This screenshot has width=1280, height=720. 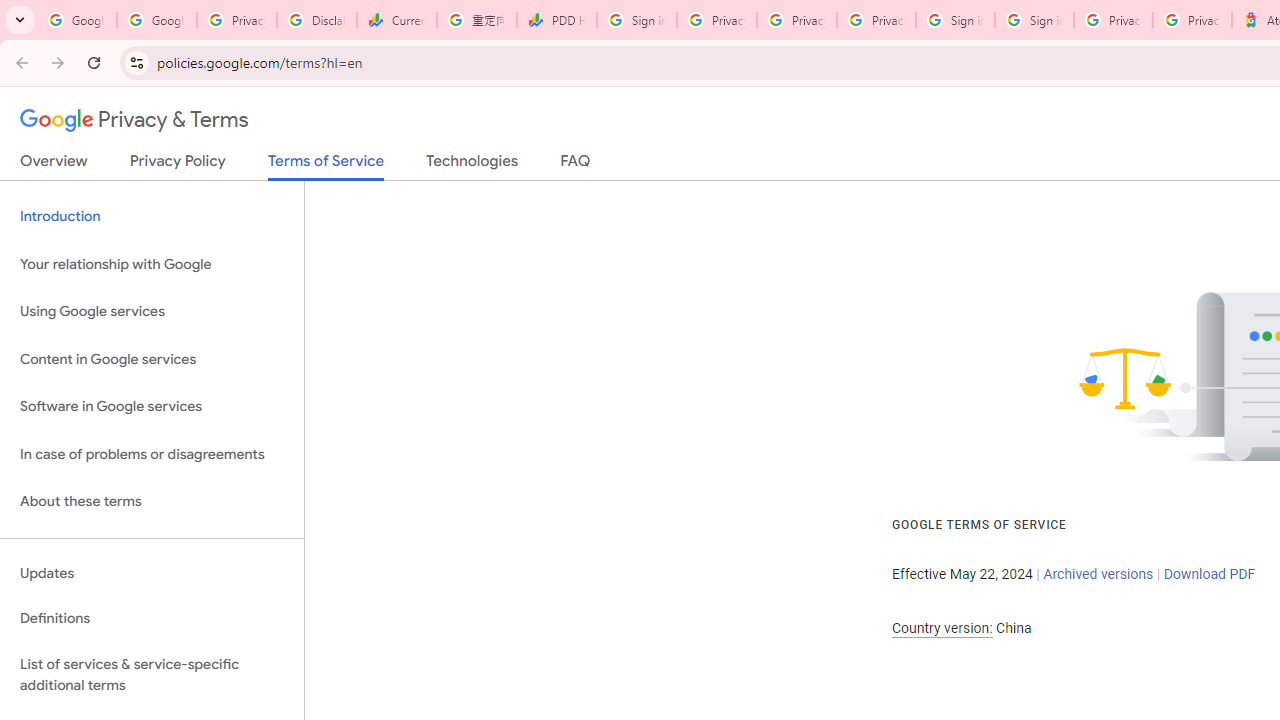 I want to click on 'Sign in - Google Accounts', so click(x=954, y=20).